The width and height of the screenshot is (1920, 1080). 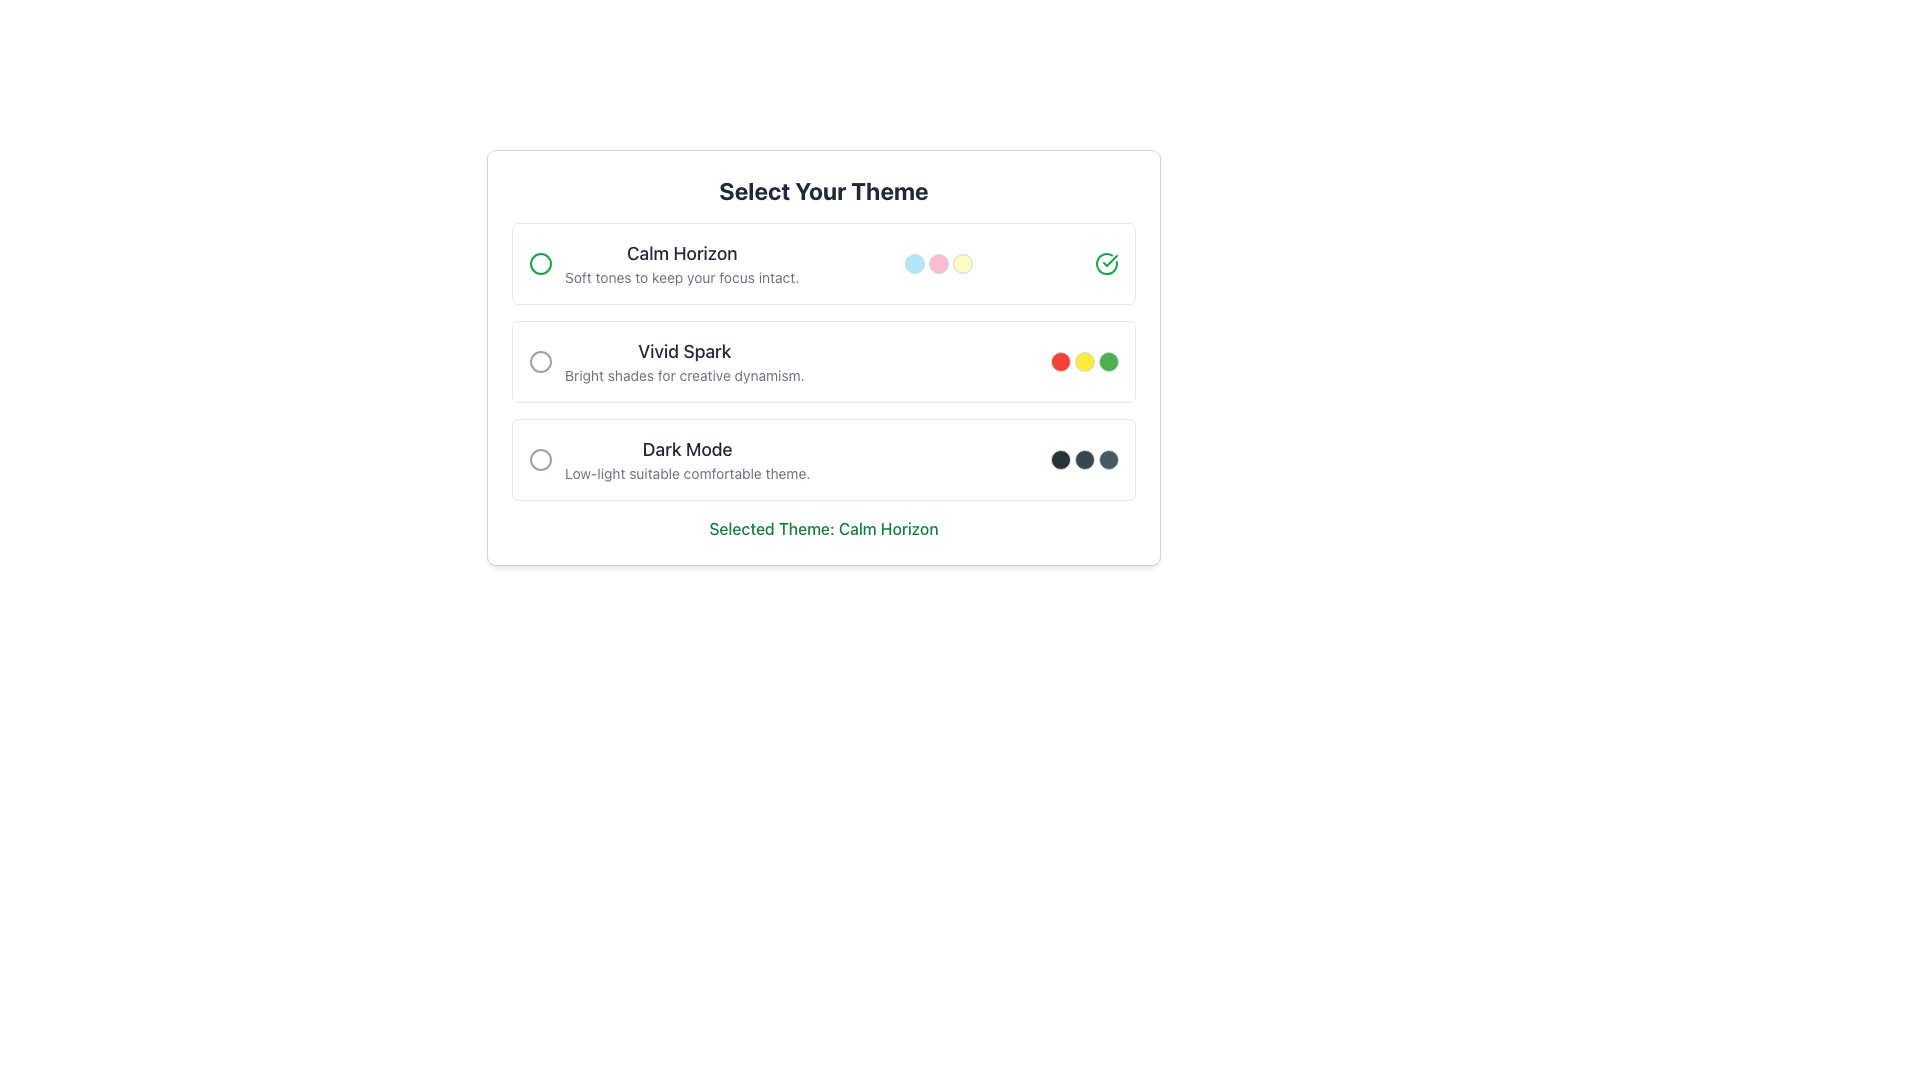 What do you see at coordinates (914, 262) in the screenshot?
I see `the first circular color indicator for the 'Calm Horizon' theme located near the top-right of the theme selection options` at bounding box center [914, 262].